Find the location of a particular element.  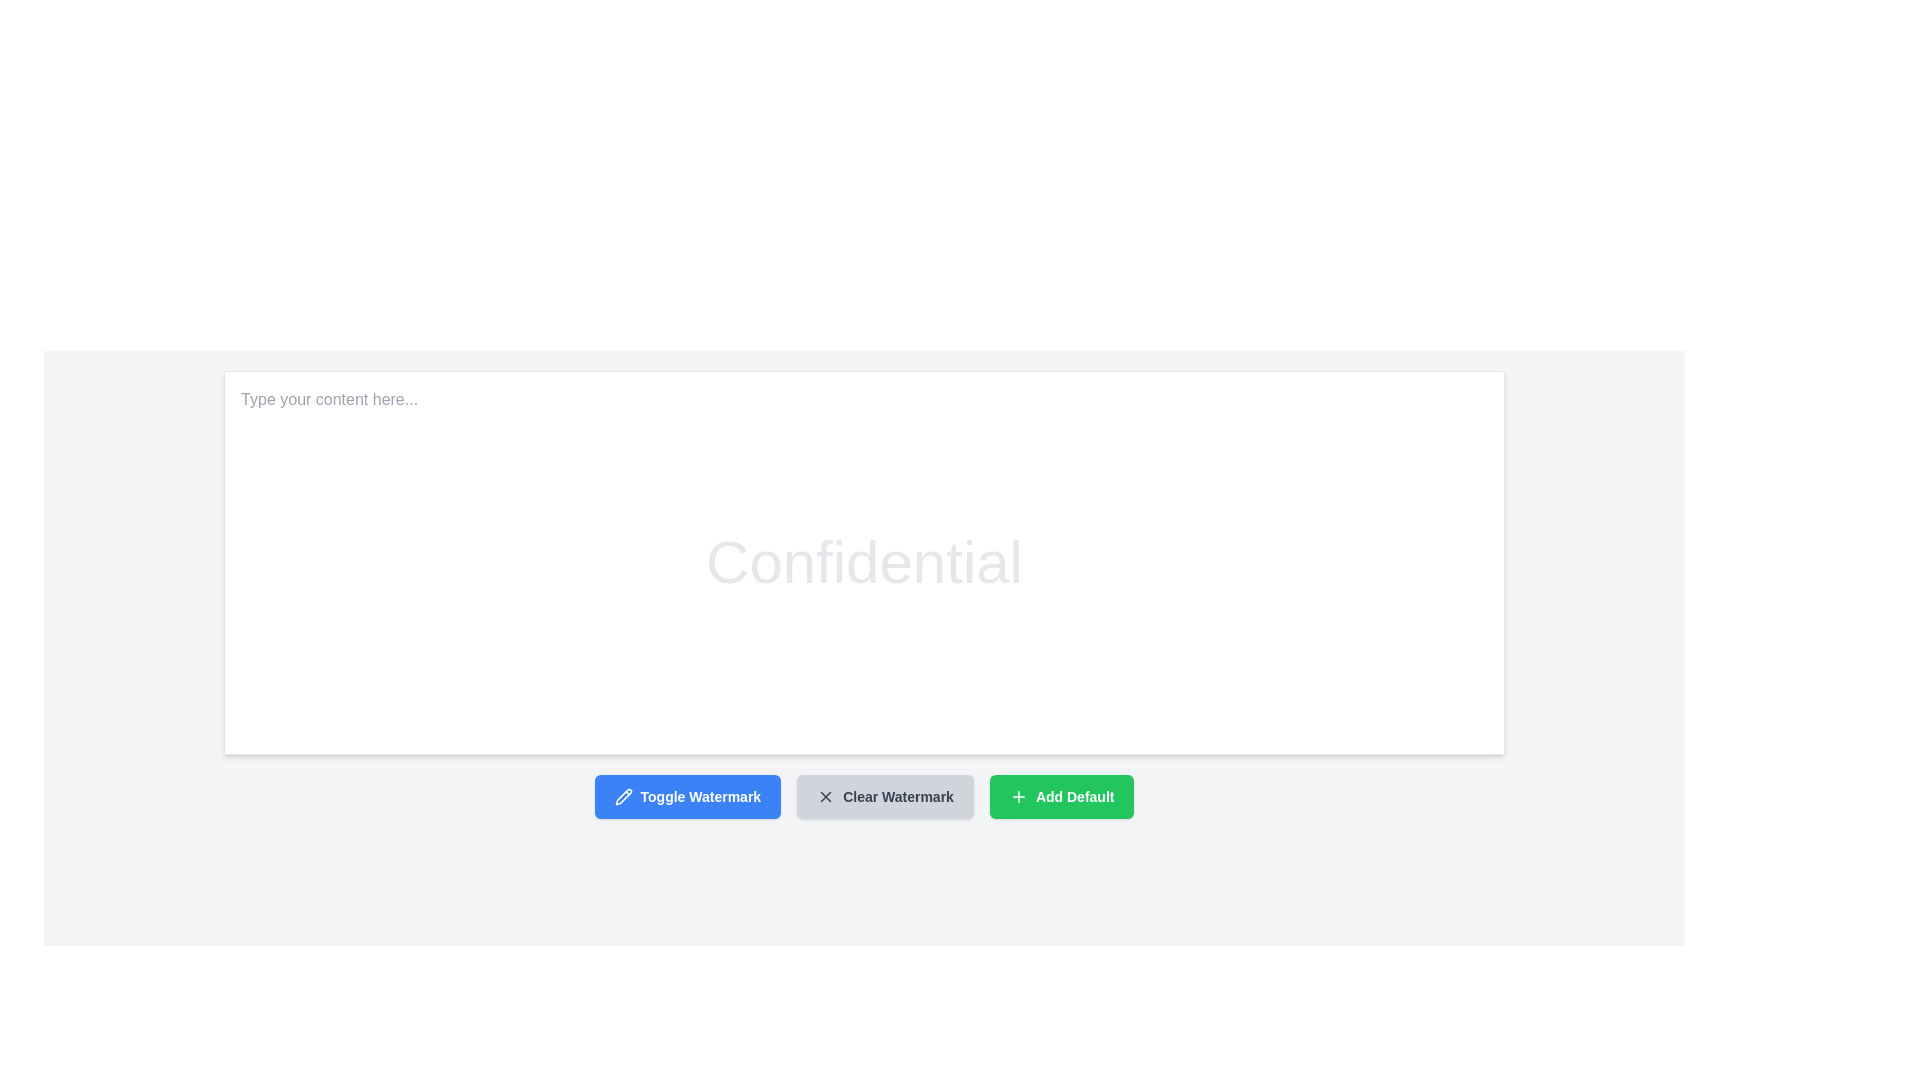

the decorative icon indicating the 'Toggle Watermark' button, which is located at the bottom-left corner of the content section is located at coordinates (622, 796).